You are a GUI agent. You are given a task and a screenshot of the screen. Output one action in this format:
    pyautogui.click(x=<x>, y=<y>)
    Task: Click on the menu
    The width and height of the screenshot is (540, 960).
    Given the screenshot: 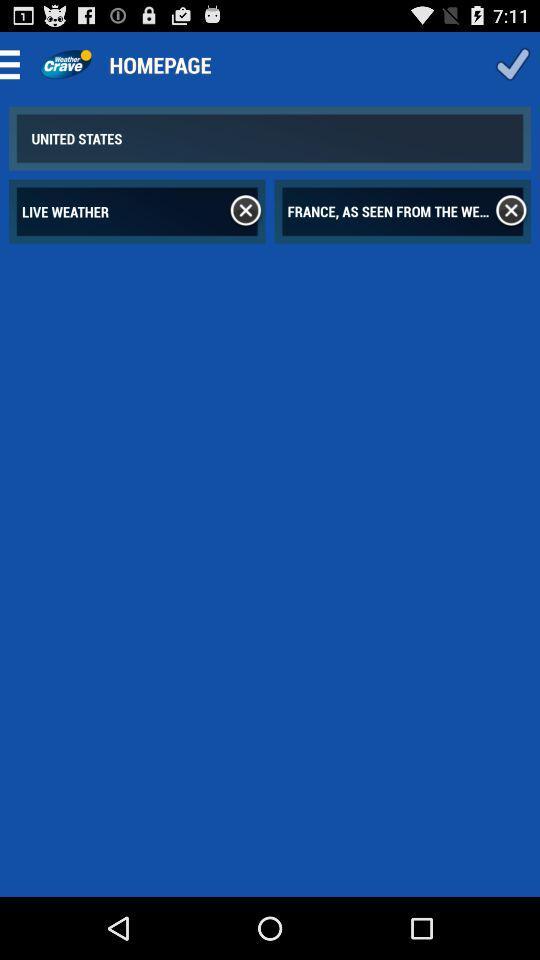 What is the action you would take?
    pyautogui.click(x=15, y=64)
    